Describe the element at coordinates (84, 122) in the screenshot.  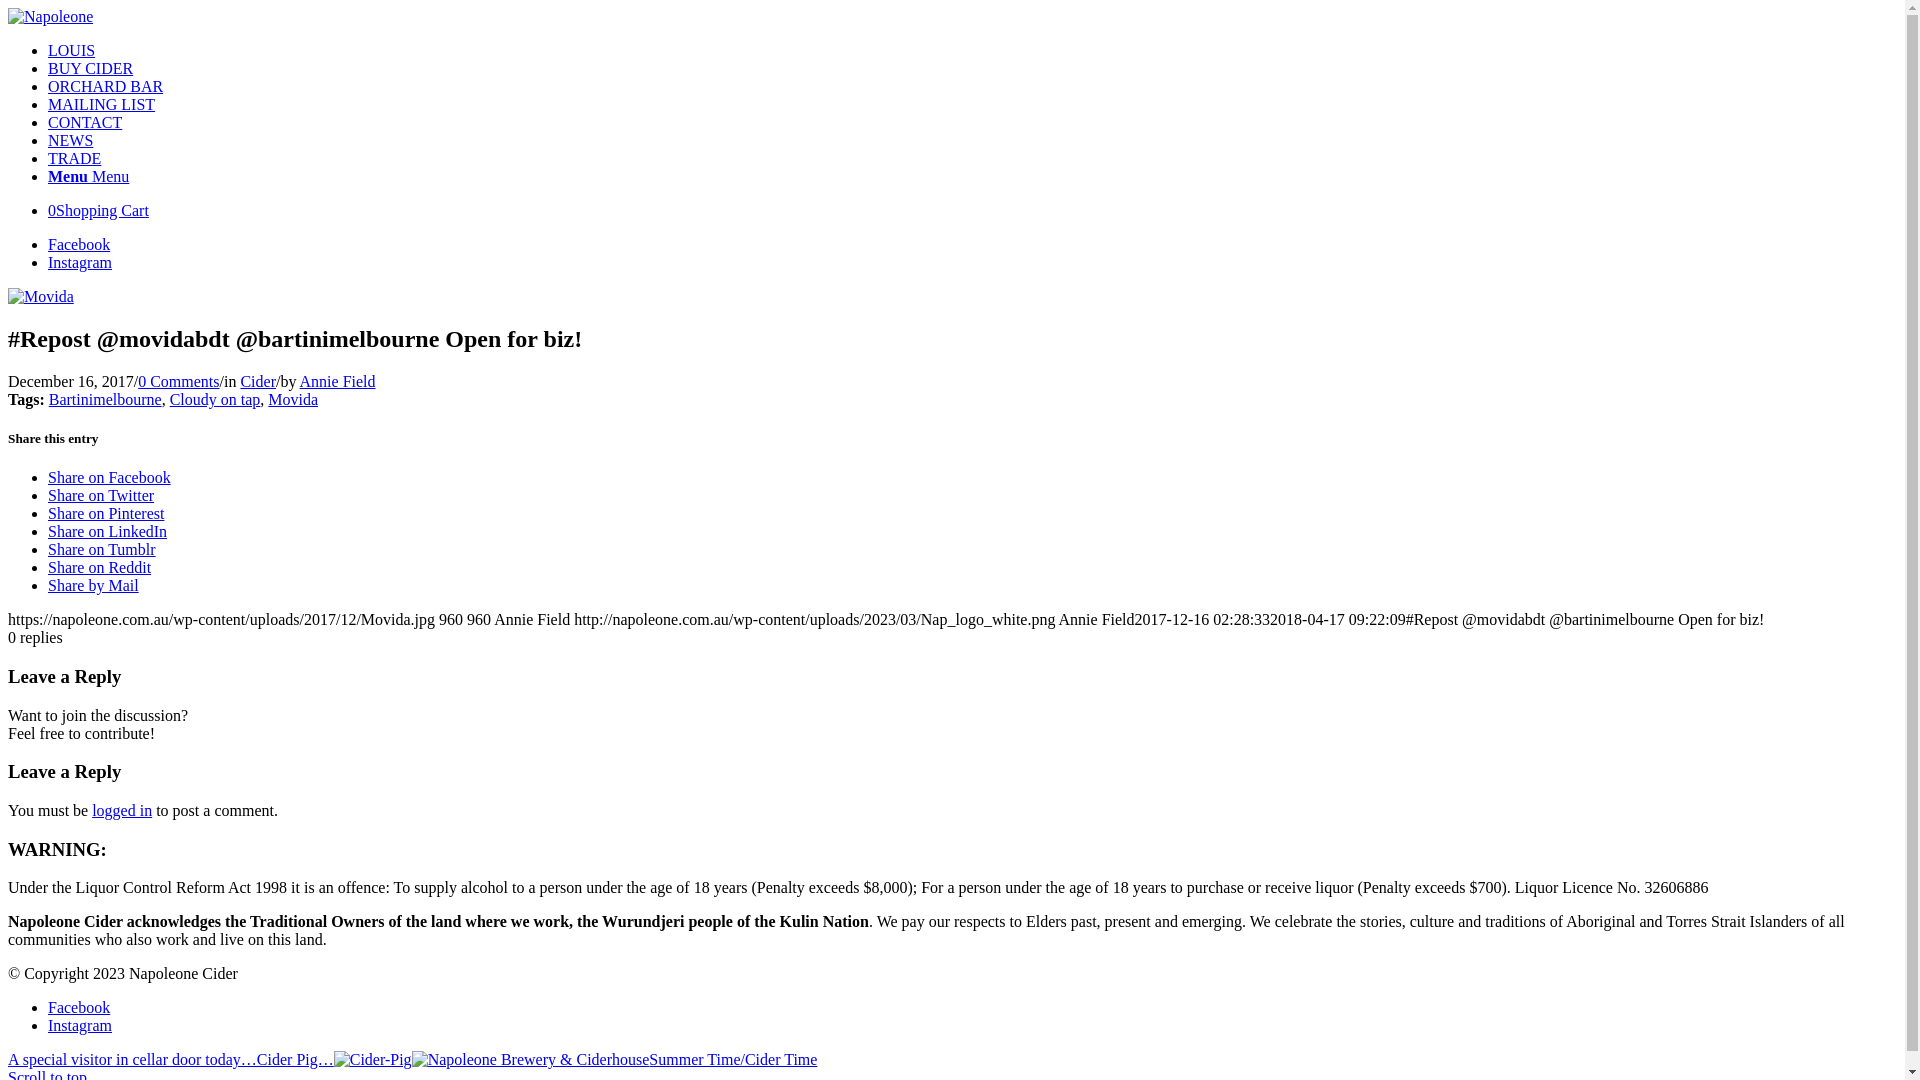
I see `'CONTACT'` at that location.